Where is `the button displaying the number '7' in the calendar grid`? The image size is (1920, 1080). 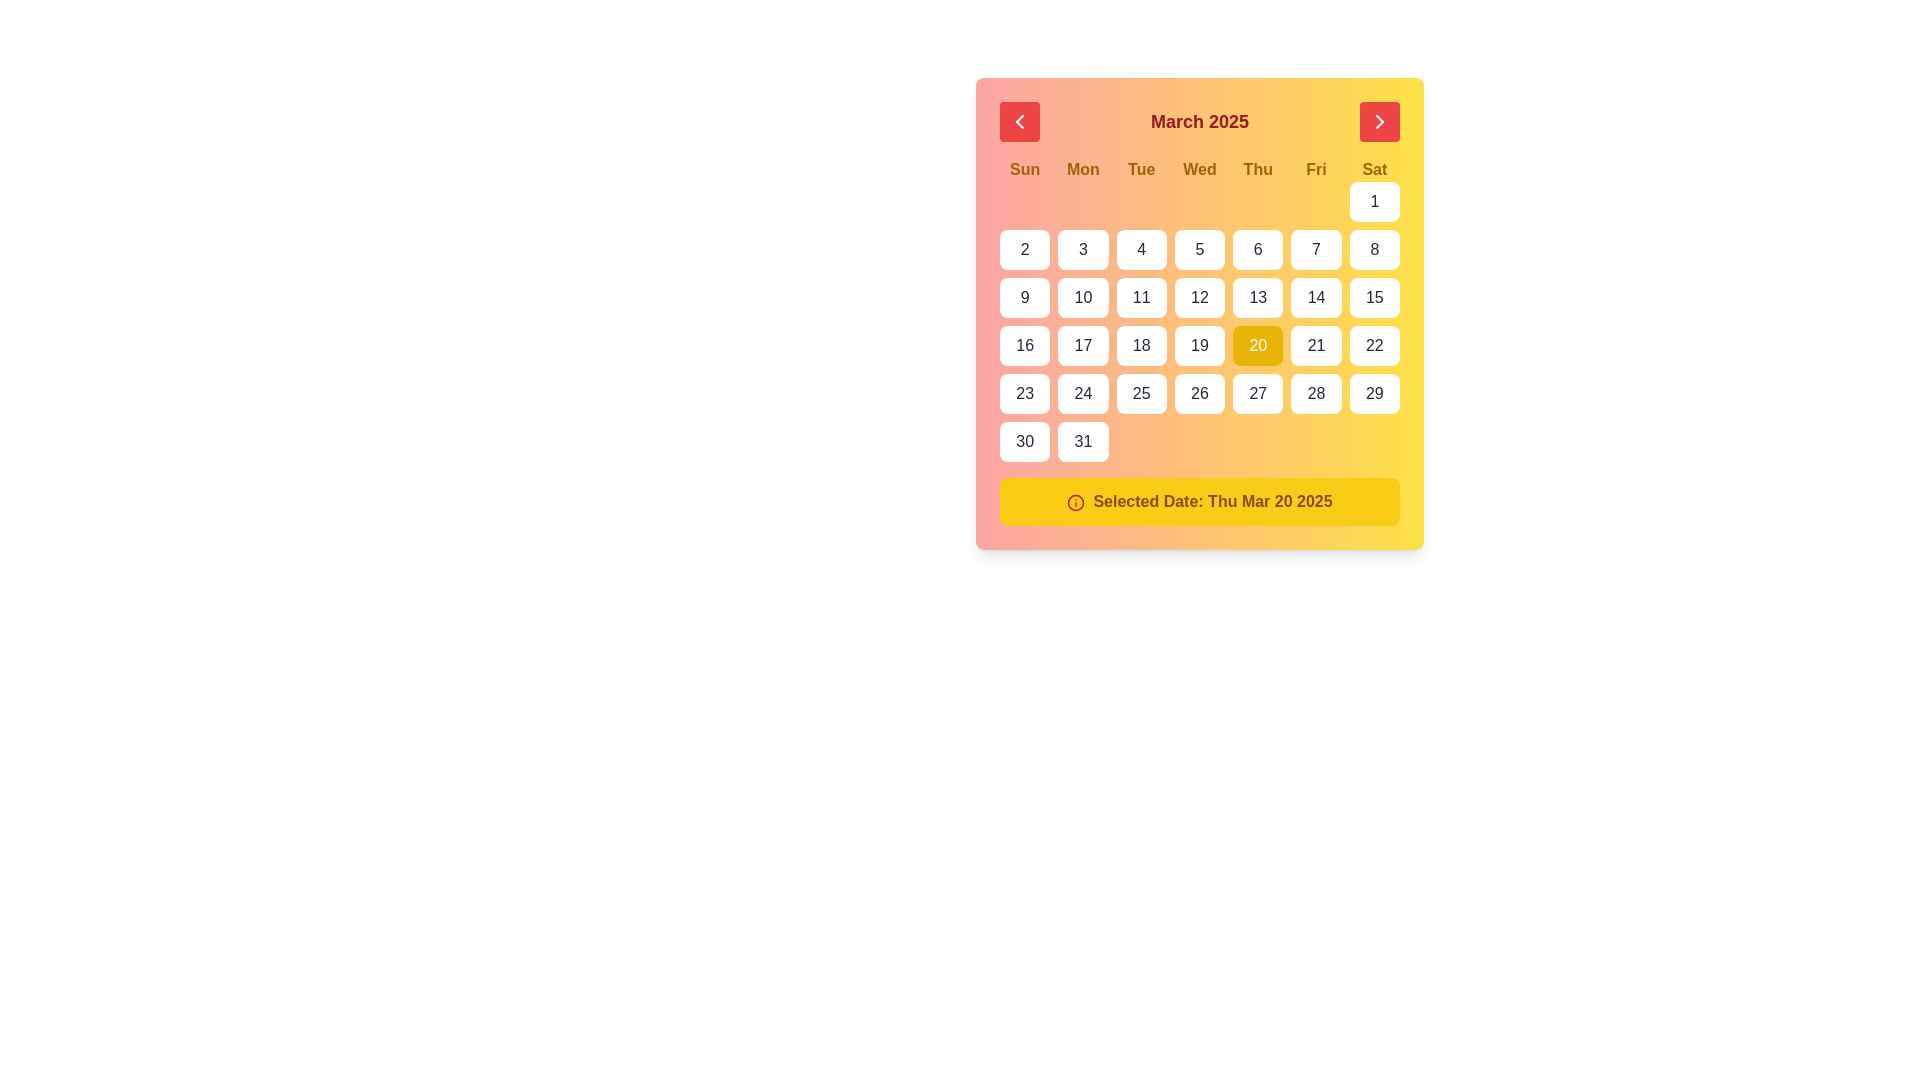 the button displaying the number '7' in the calendar grid is located at coordinates (1316, 249).